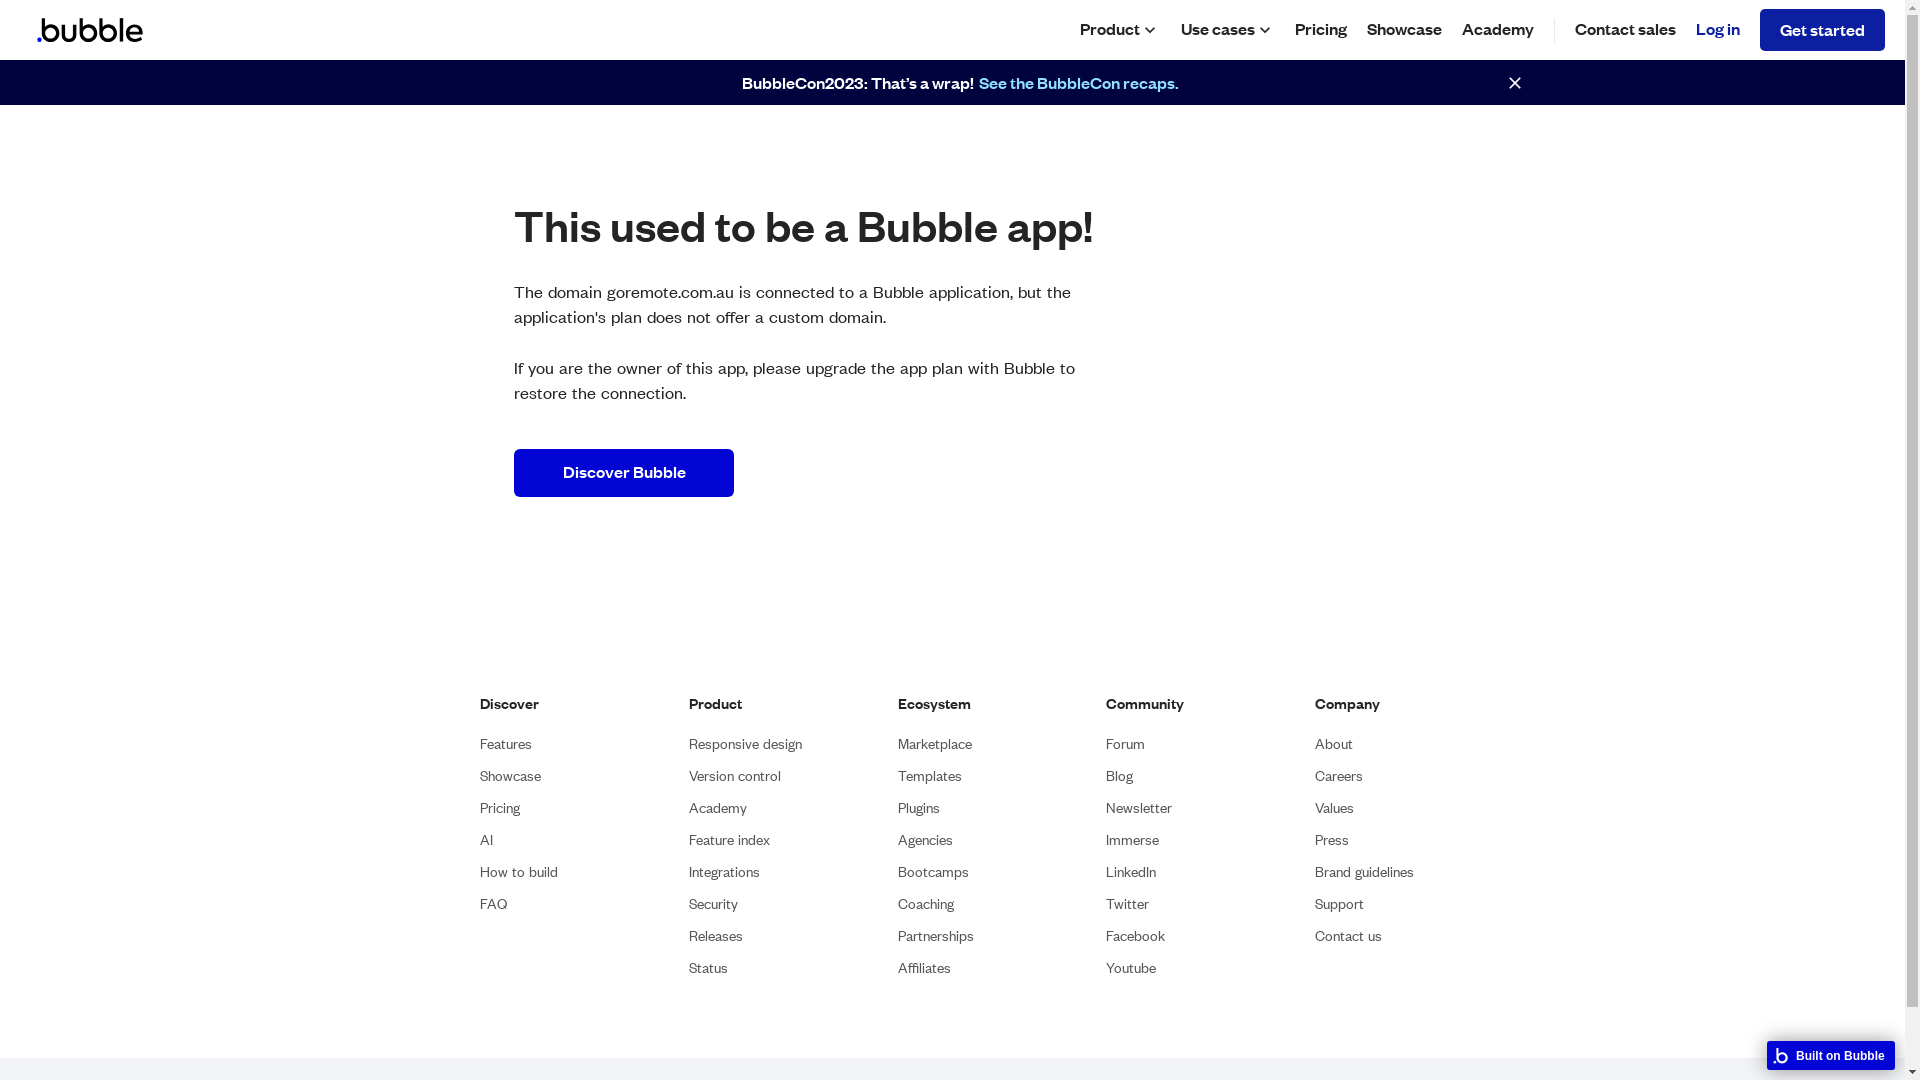 The image size is (1920, 1080). What do you see at coordinates (1334, 743) in the screenshot?
I see `'About'` at bounding box center [1334, 743].